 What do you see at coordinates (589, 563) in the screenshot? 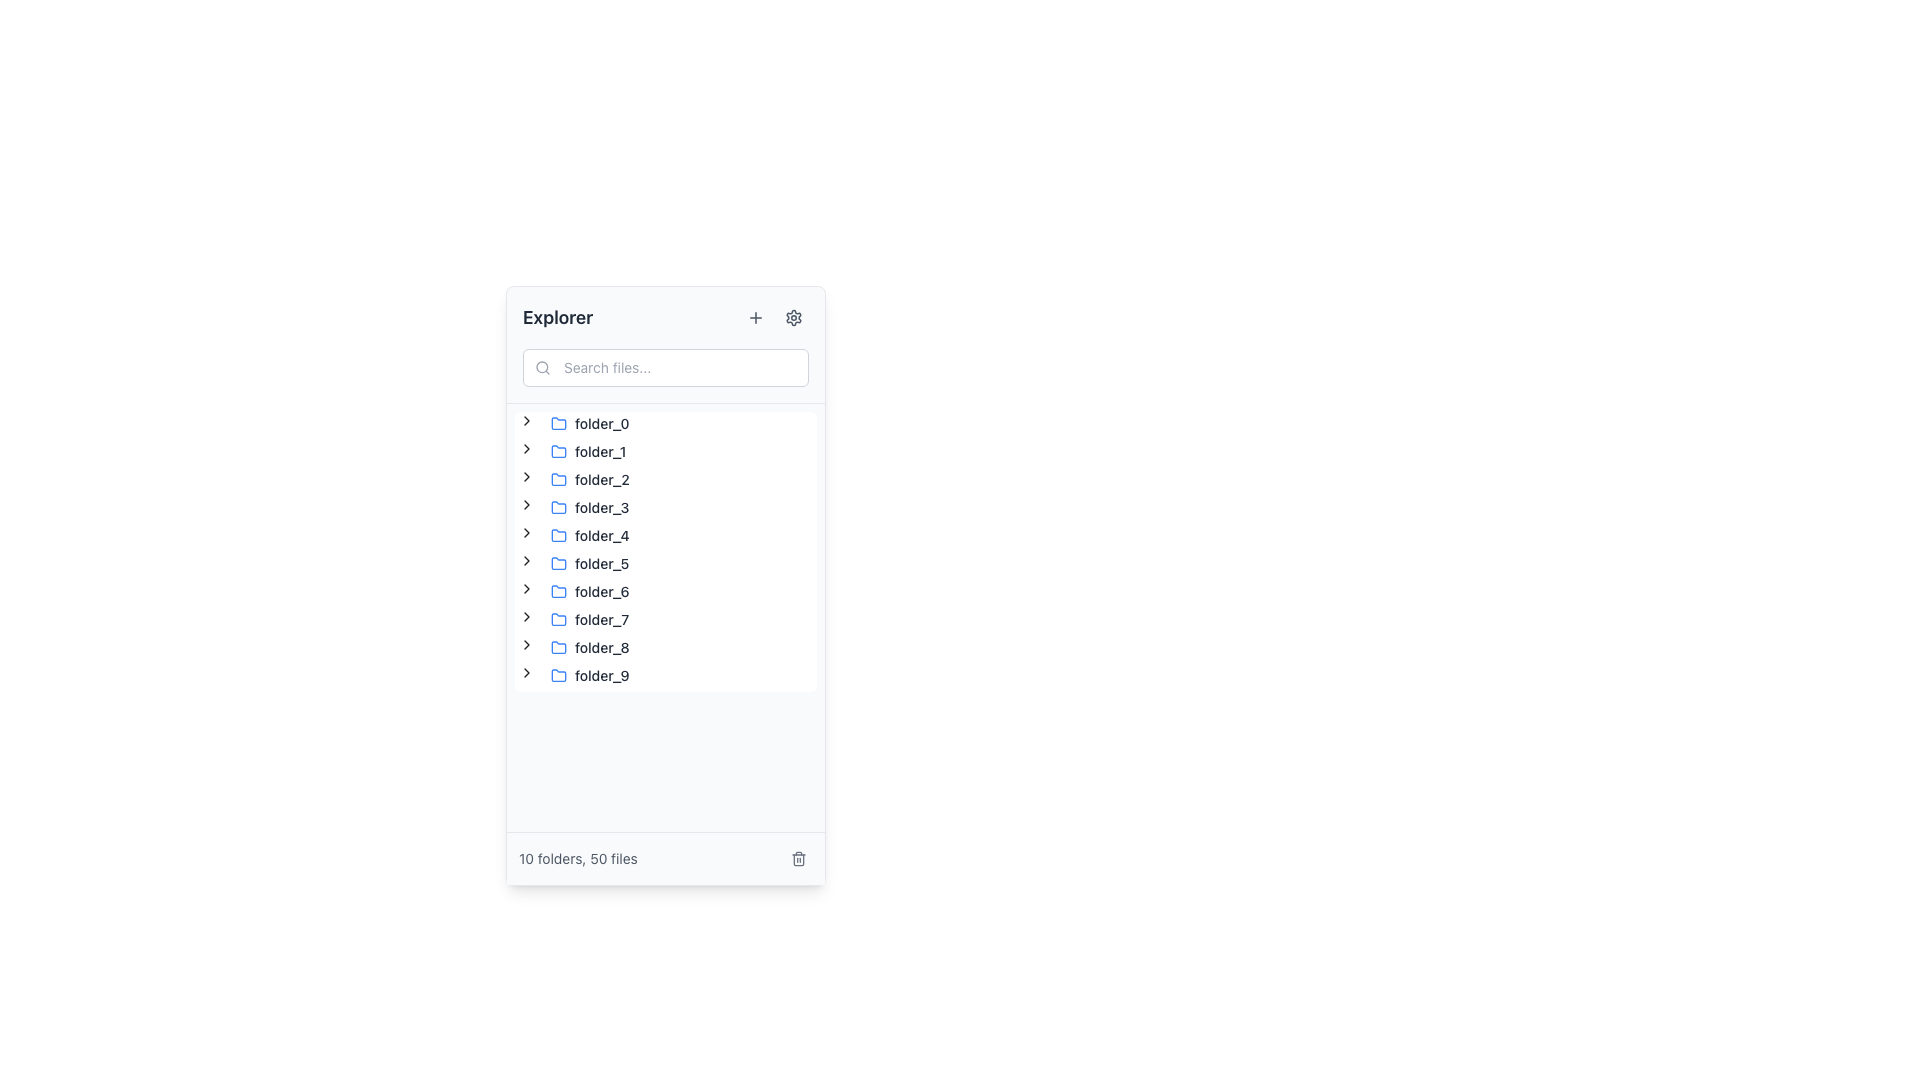
I see `to select the folder item labeled 'folder_5' in the Explorer interface, which is represented by a blue folder icon and is in a collapsed state` at bounding box center [589, 563].